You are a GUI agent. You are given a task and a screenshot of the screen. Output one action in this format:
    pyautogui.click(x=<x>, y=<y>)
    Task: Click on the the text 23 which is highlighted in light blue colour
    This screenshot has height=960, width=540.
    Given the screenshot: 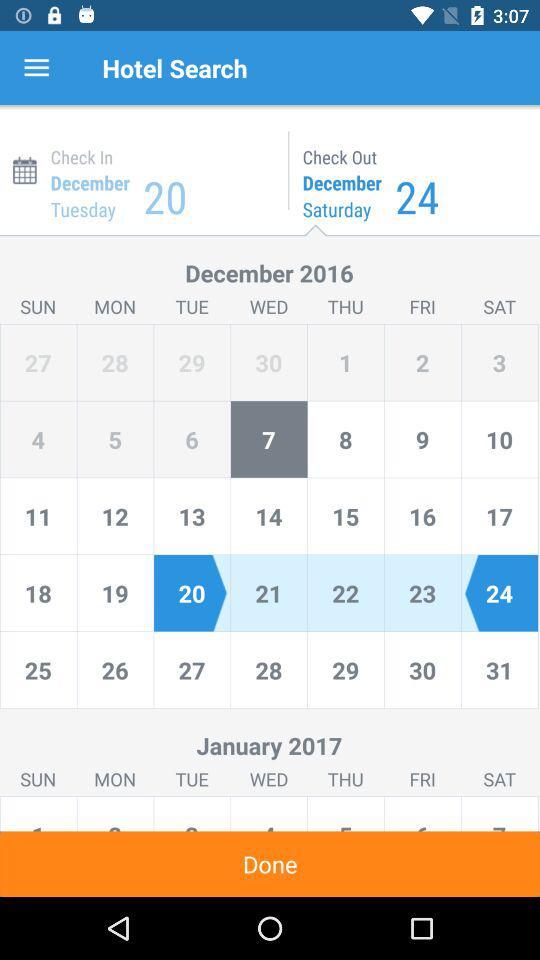 What is the action you would take?
    pyautogui.click(x=421, y=593)
    